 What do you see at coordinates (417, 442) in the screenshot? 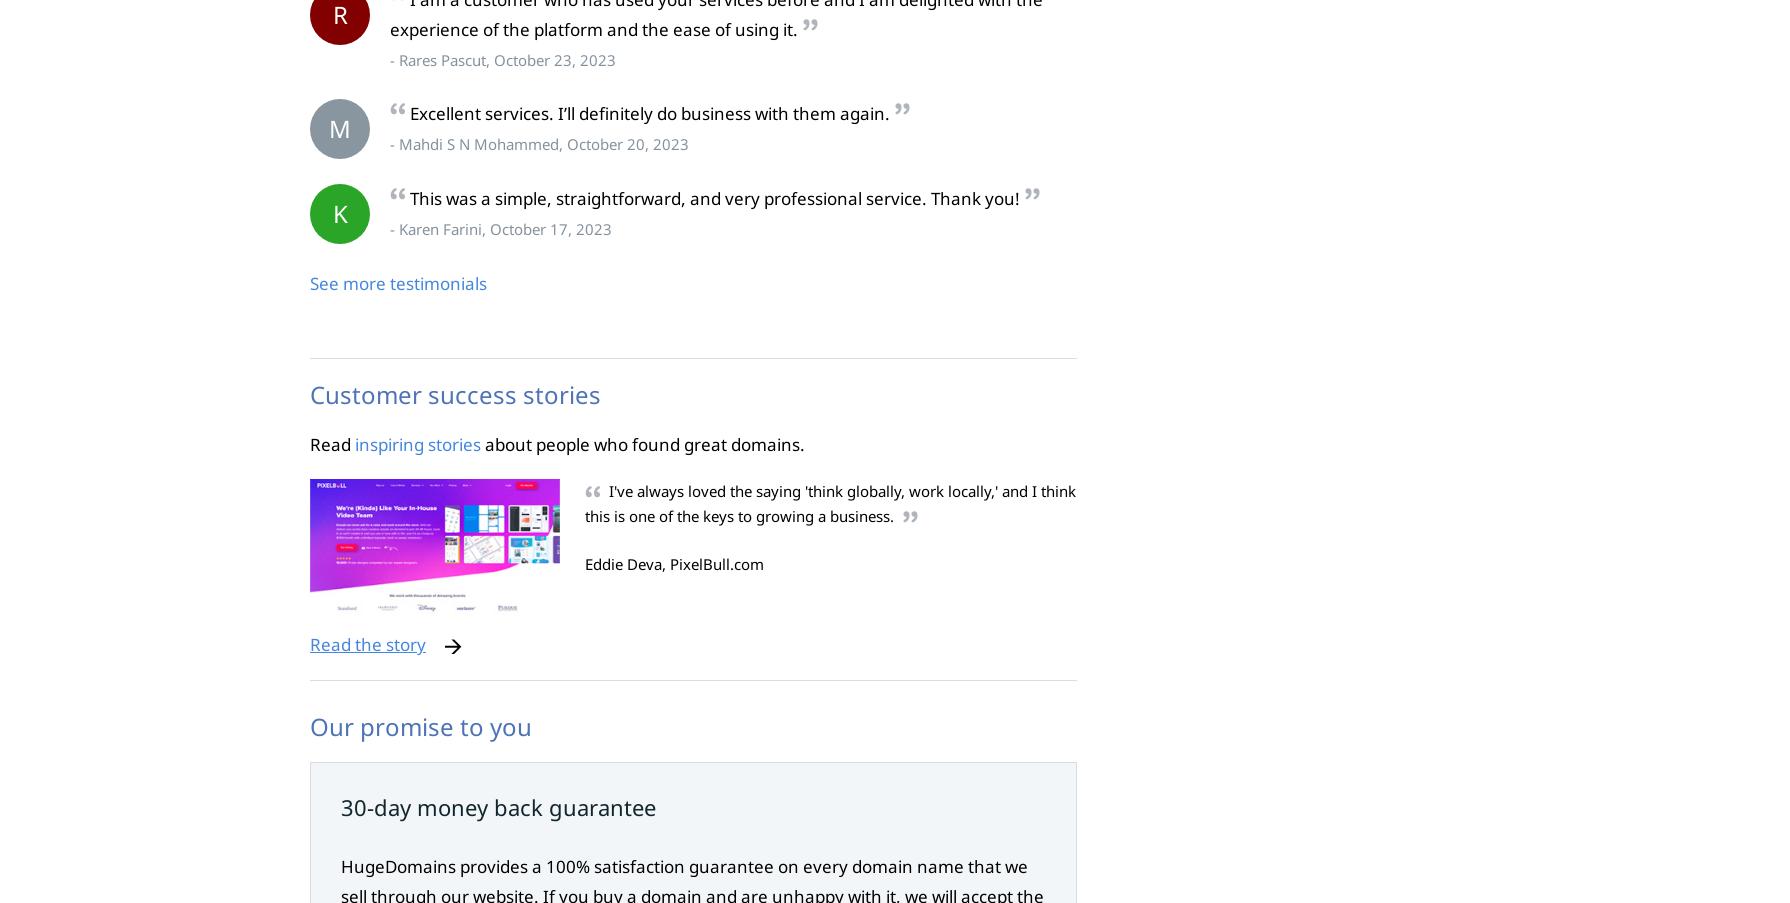
I see `'inspiring stories'` at bounding box center [417, 442].